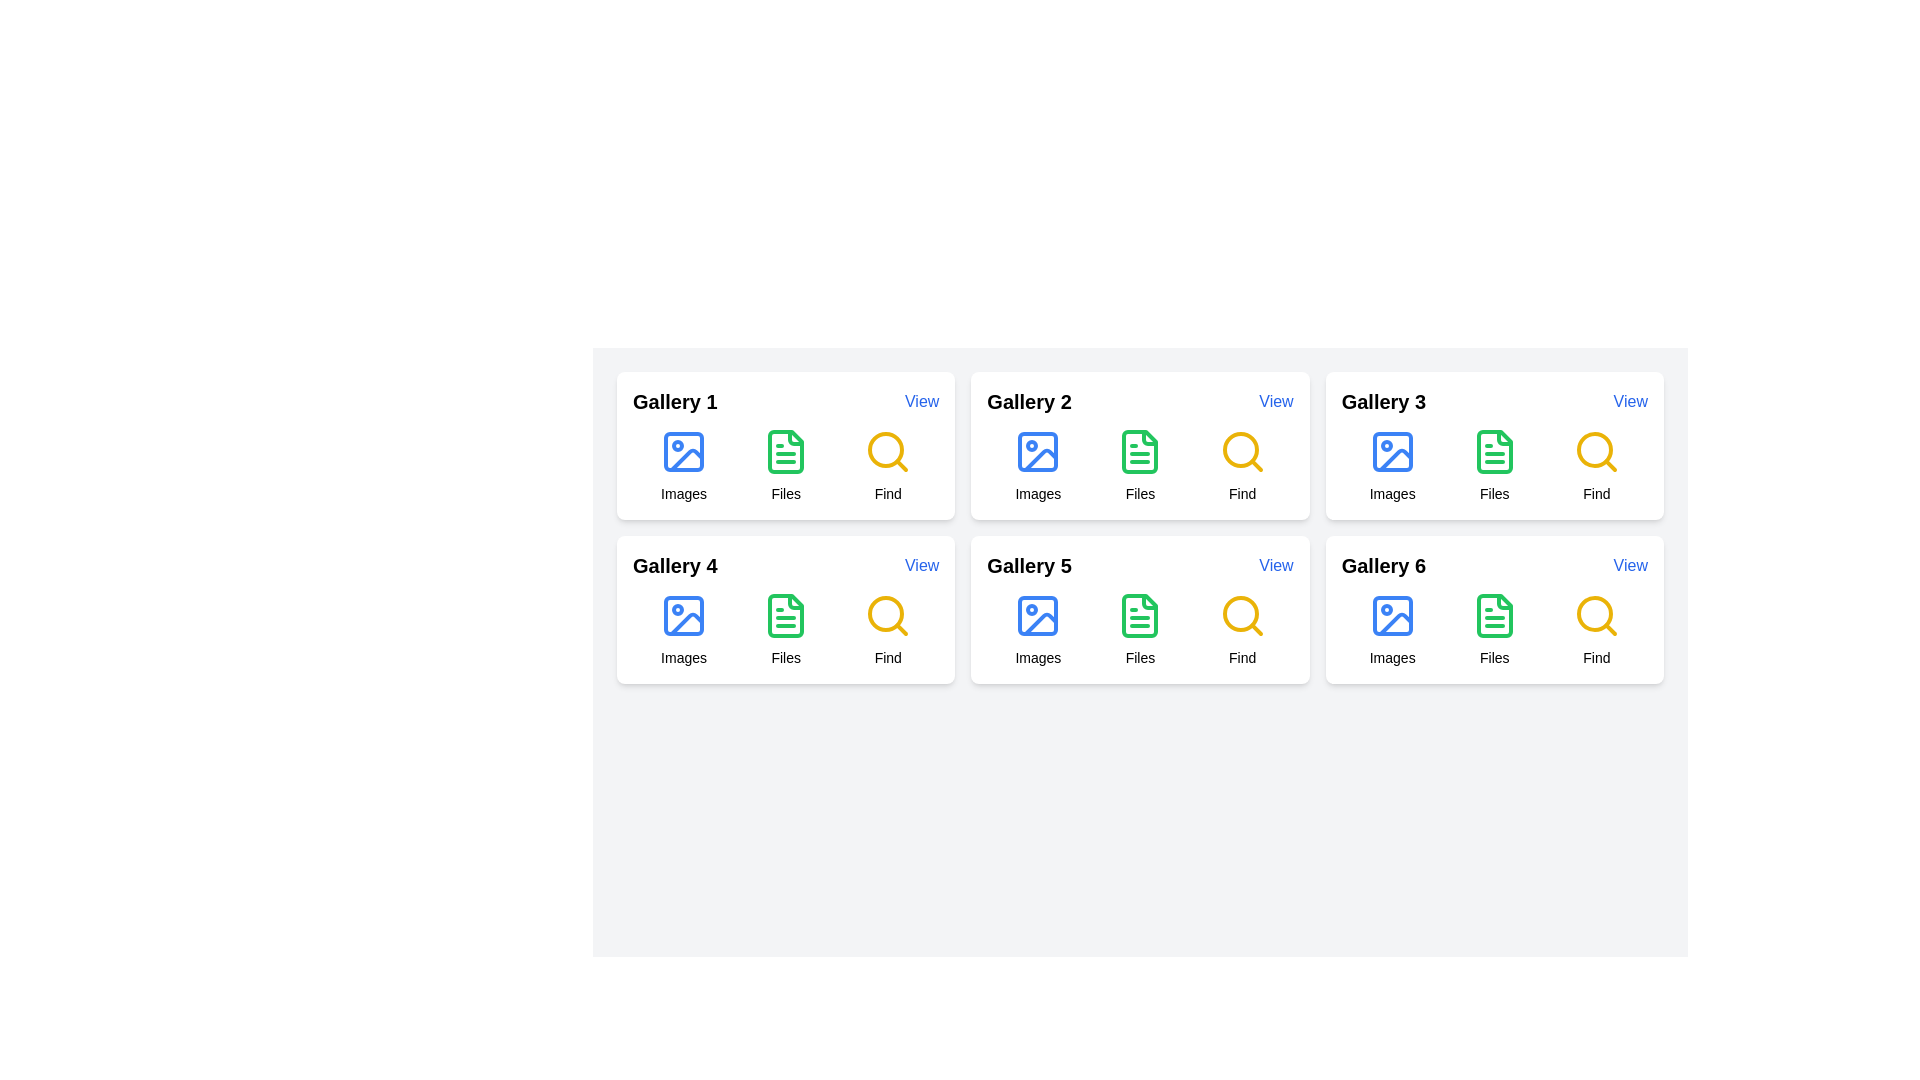  Describe the element at coordinates (1391, 615) in the screenshot. I see `the 'Images' icon located in the bottom-right card titled 'Gallery 6'` at that location.